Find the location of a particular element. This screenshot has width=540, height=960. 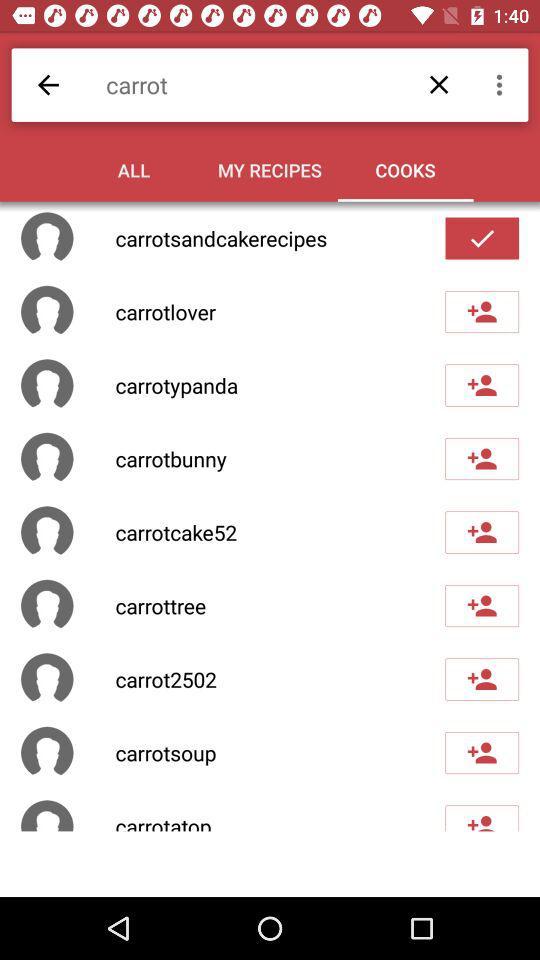

go back is located at coordinates (48, 85).